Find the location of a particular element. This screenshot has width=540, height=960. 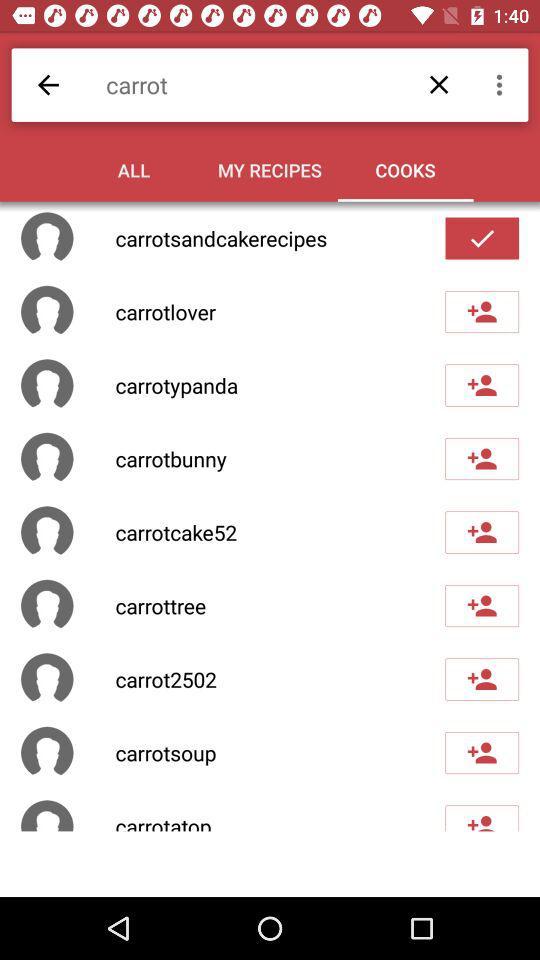

go back is located at coordinates (48, 85).